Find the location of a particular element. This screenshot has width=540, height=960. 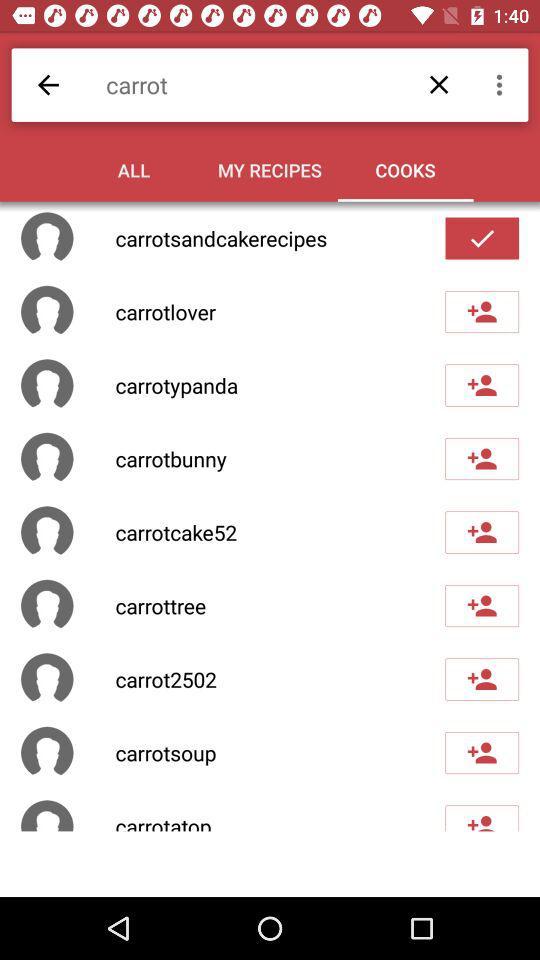

go back is located at coordinates (48, 85).